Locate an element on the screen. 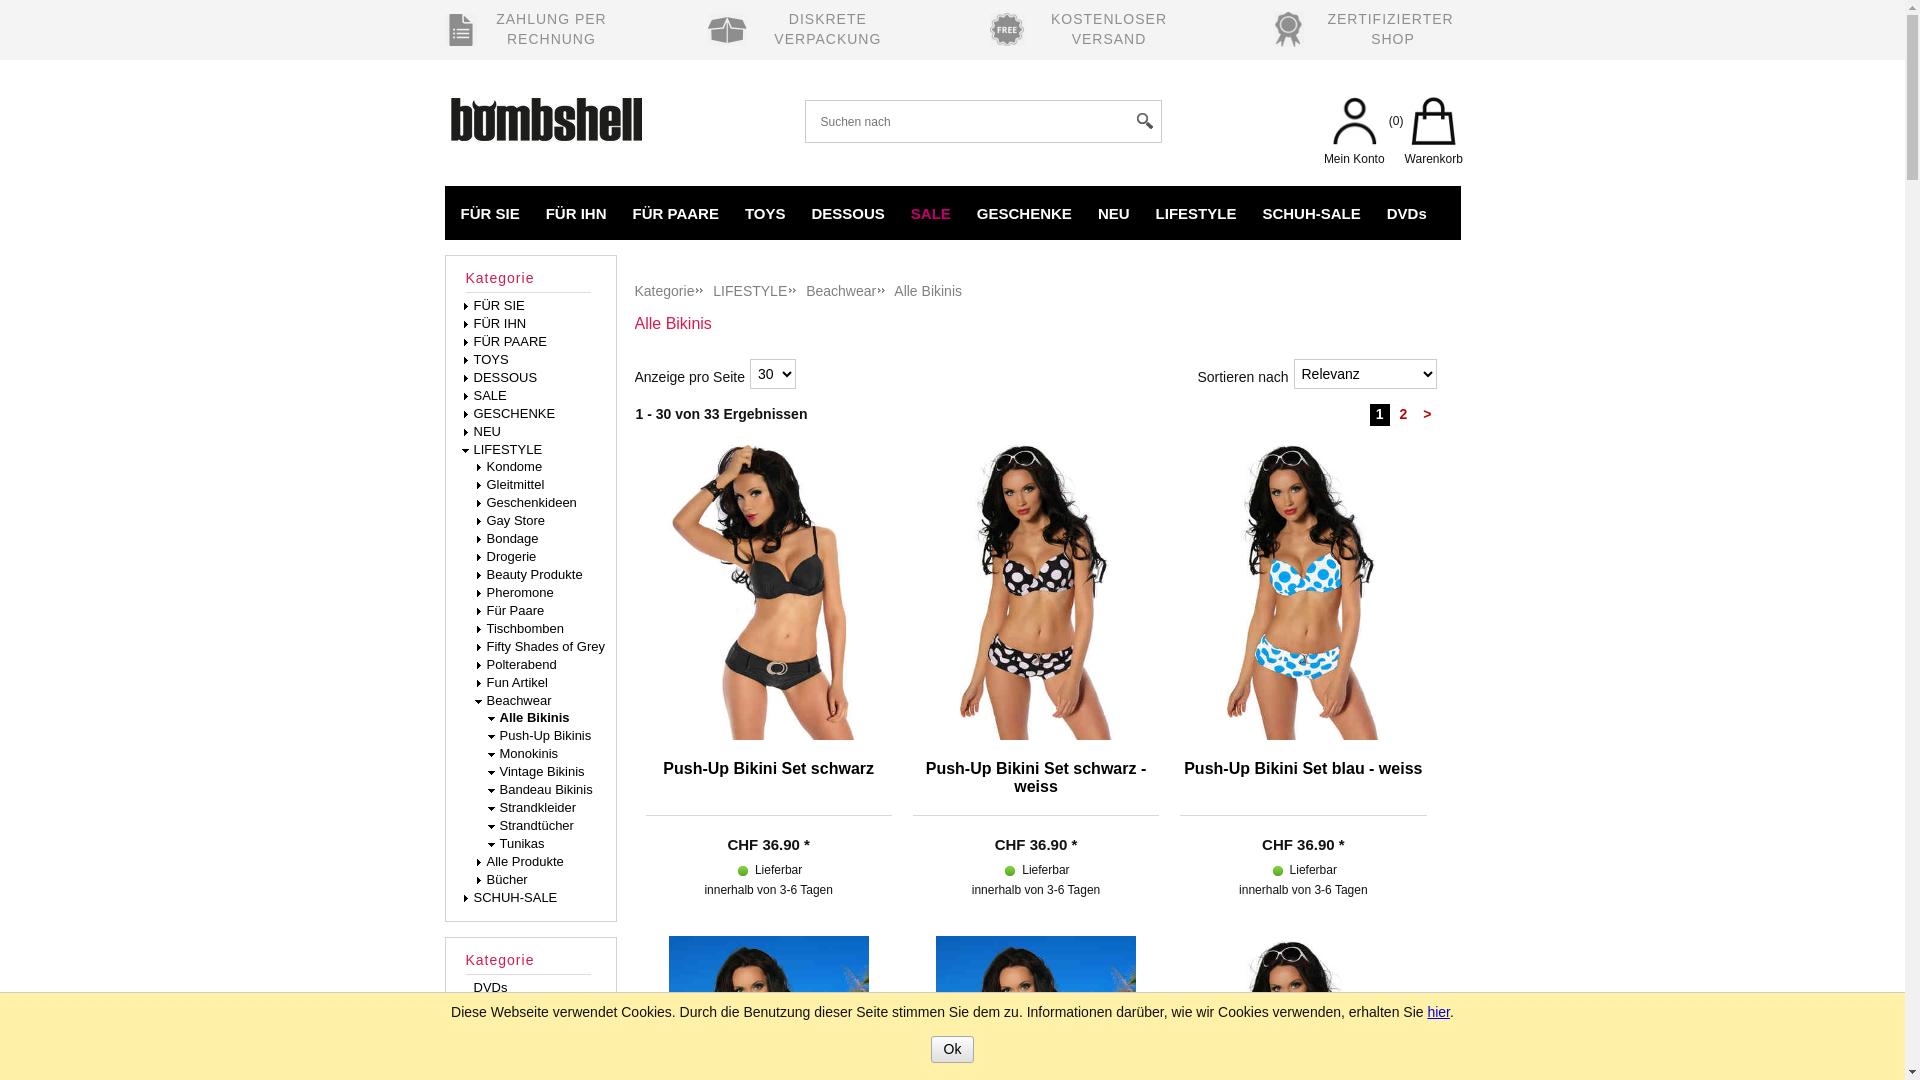 This screenshot has height=1080, width=1920. ' Tunikas' is located at coordinates (523, 843).